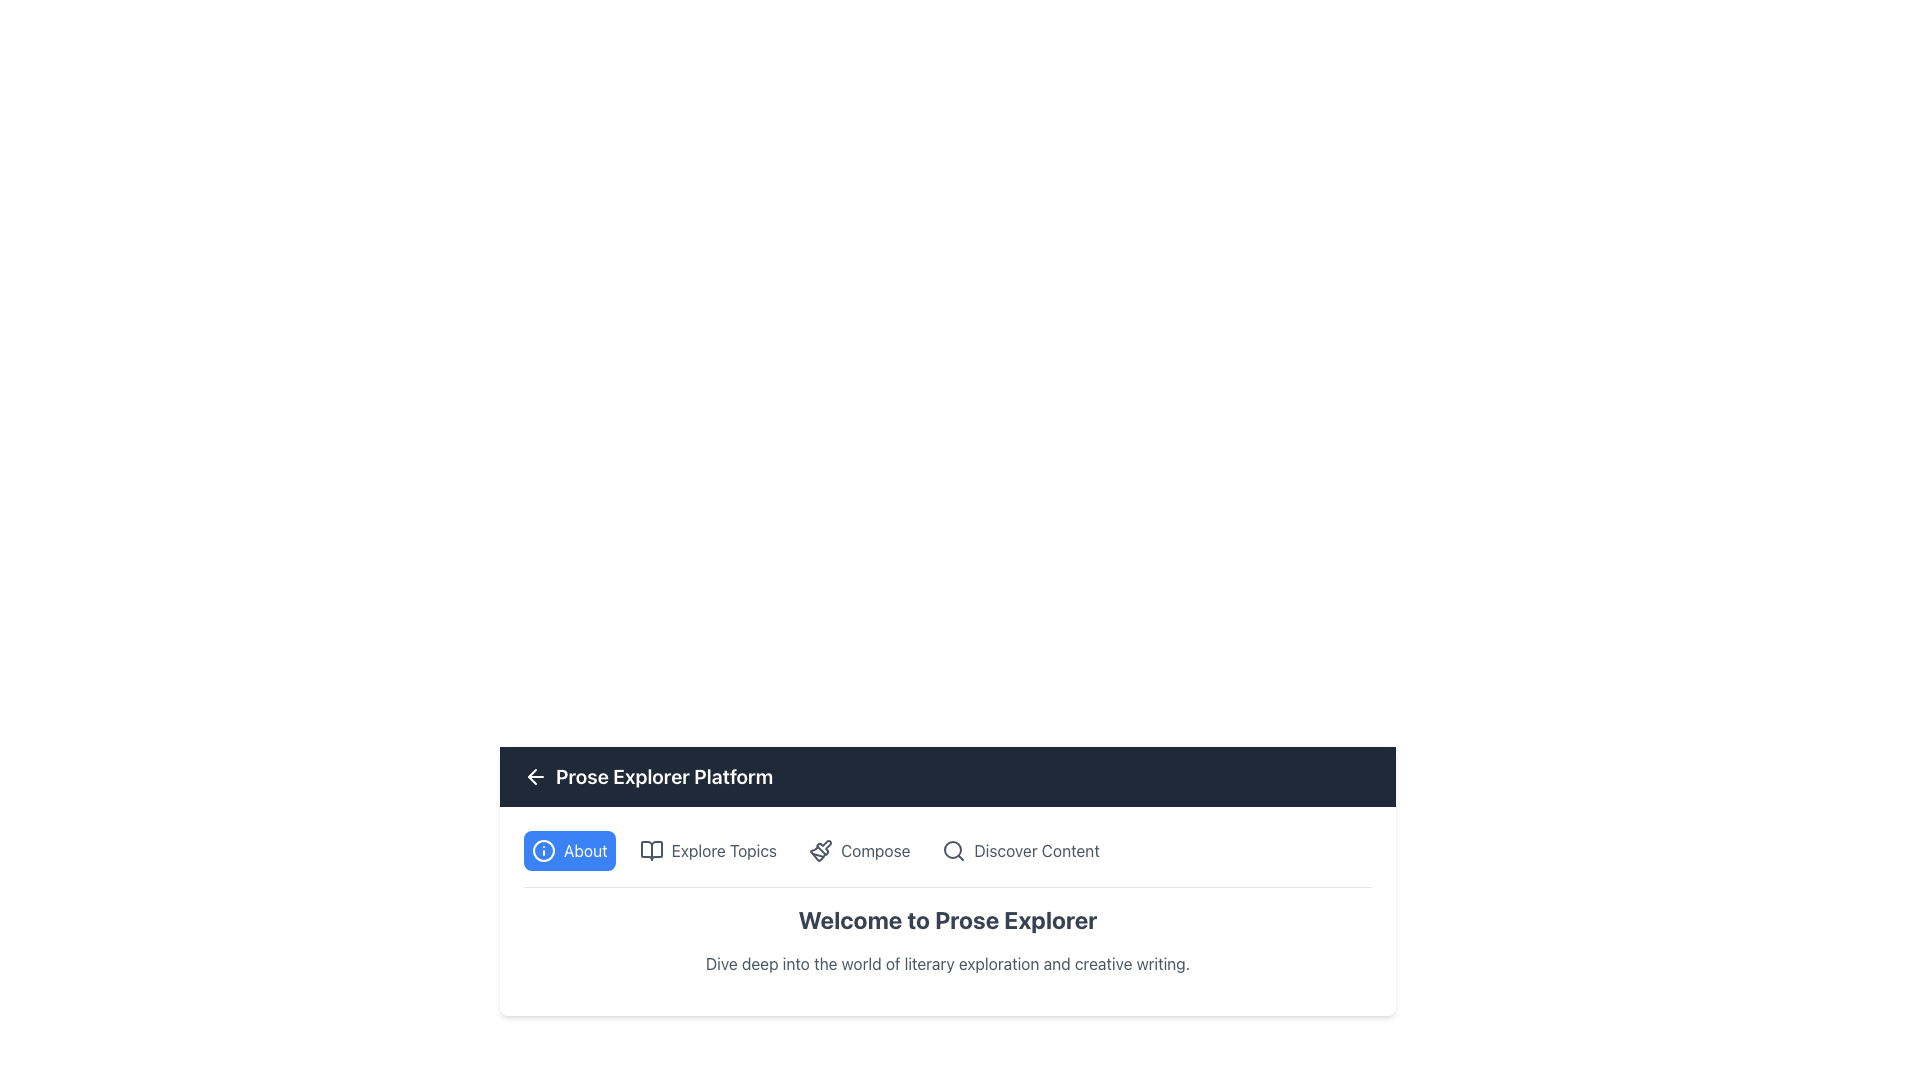 This screenshot has height=1080, width=1920. Describe the element at coordinates (651, 851) in the screenshot. I see `the SVG icon located next to the 'Explore Topics' label in the navigation bar` at that location.